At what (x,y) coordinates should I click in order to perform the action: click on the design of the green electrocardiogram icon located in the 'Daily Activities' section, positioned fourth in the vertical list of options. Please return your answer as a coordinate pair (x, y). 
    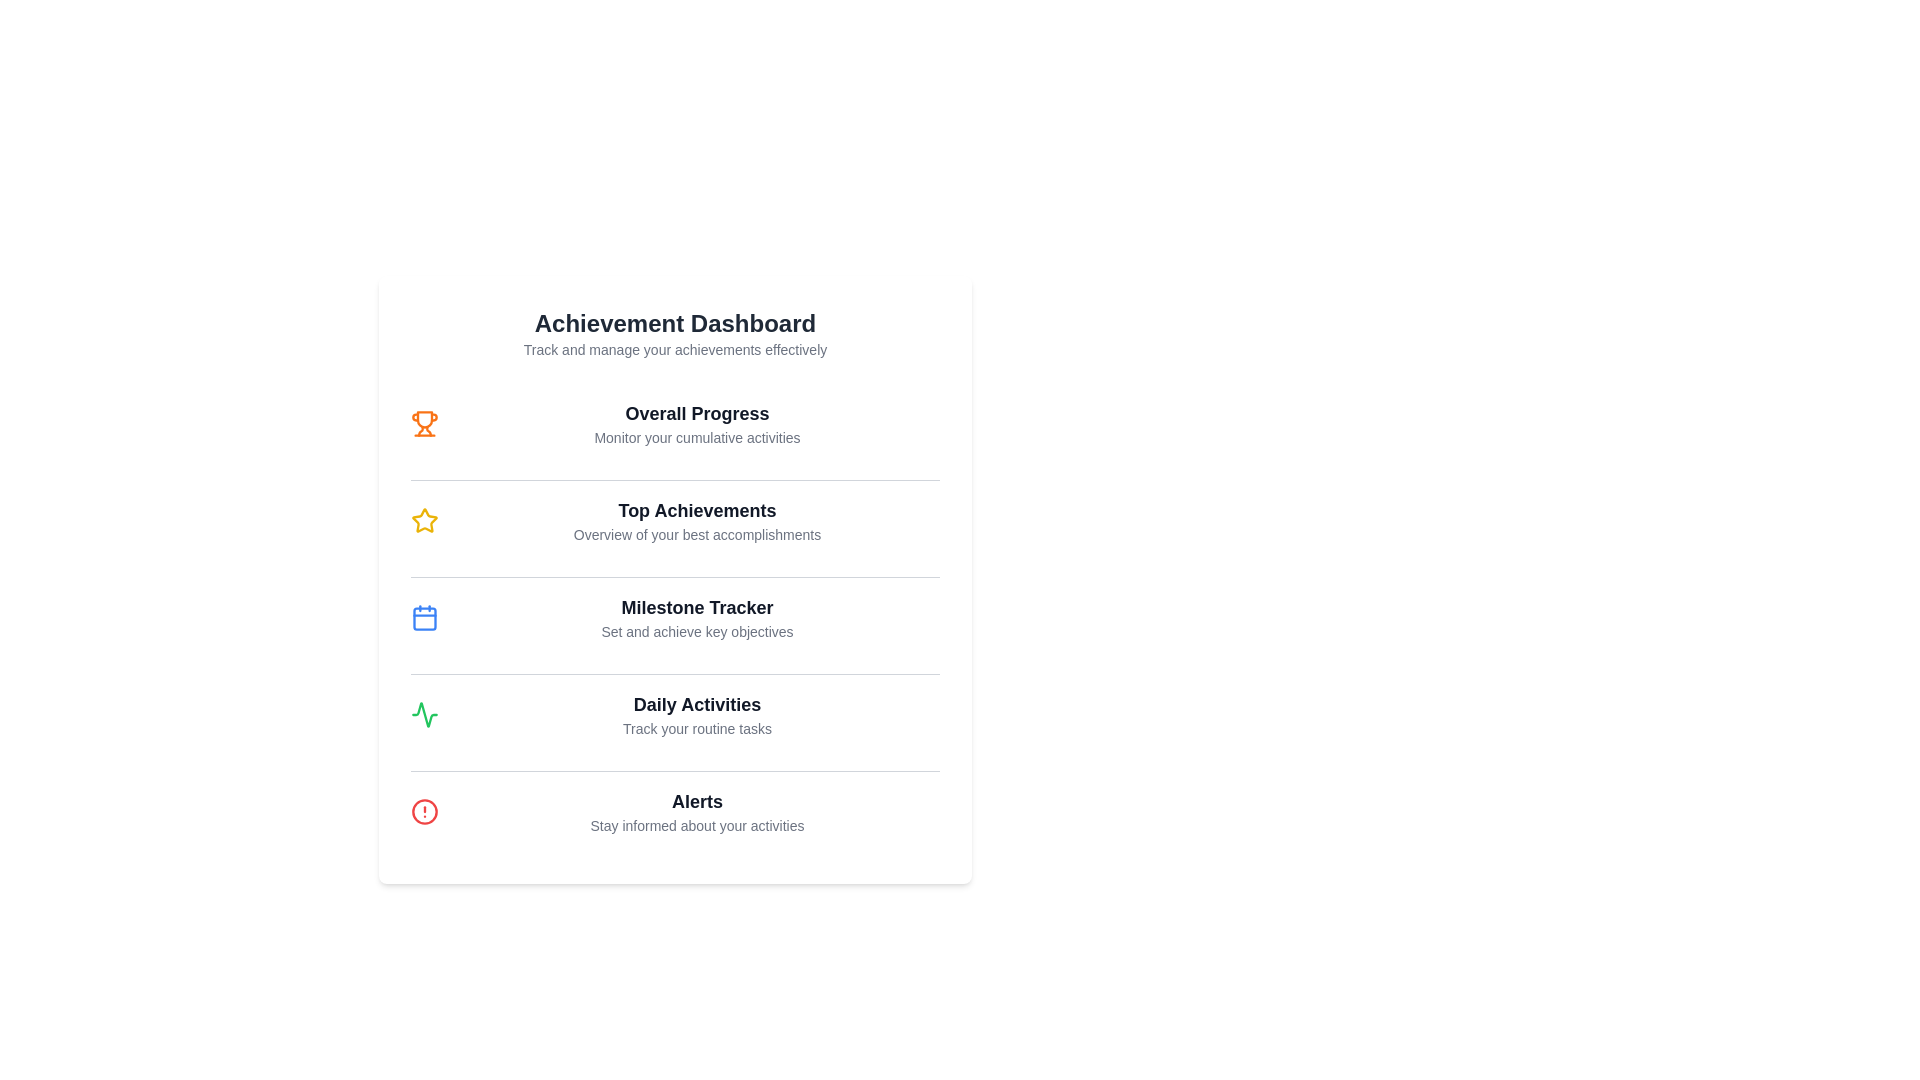
    Looking at the image, I should click on (424, 713).